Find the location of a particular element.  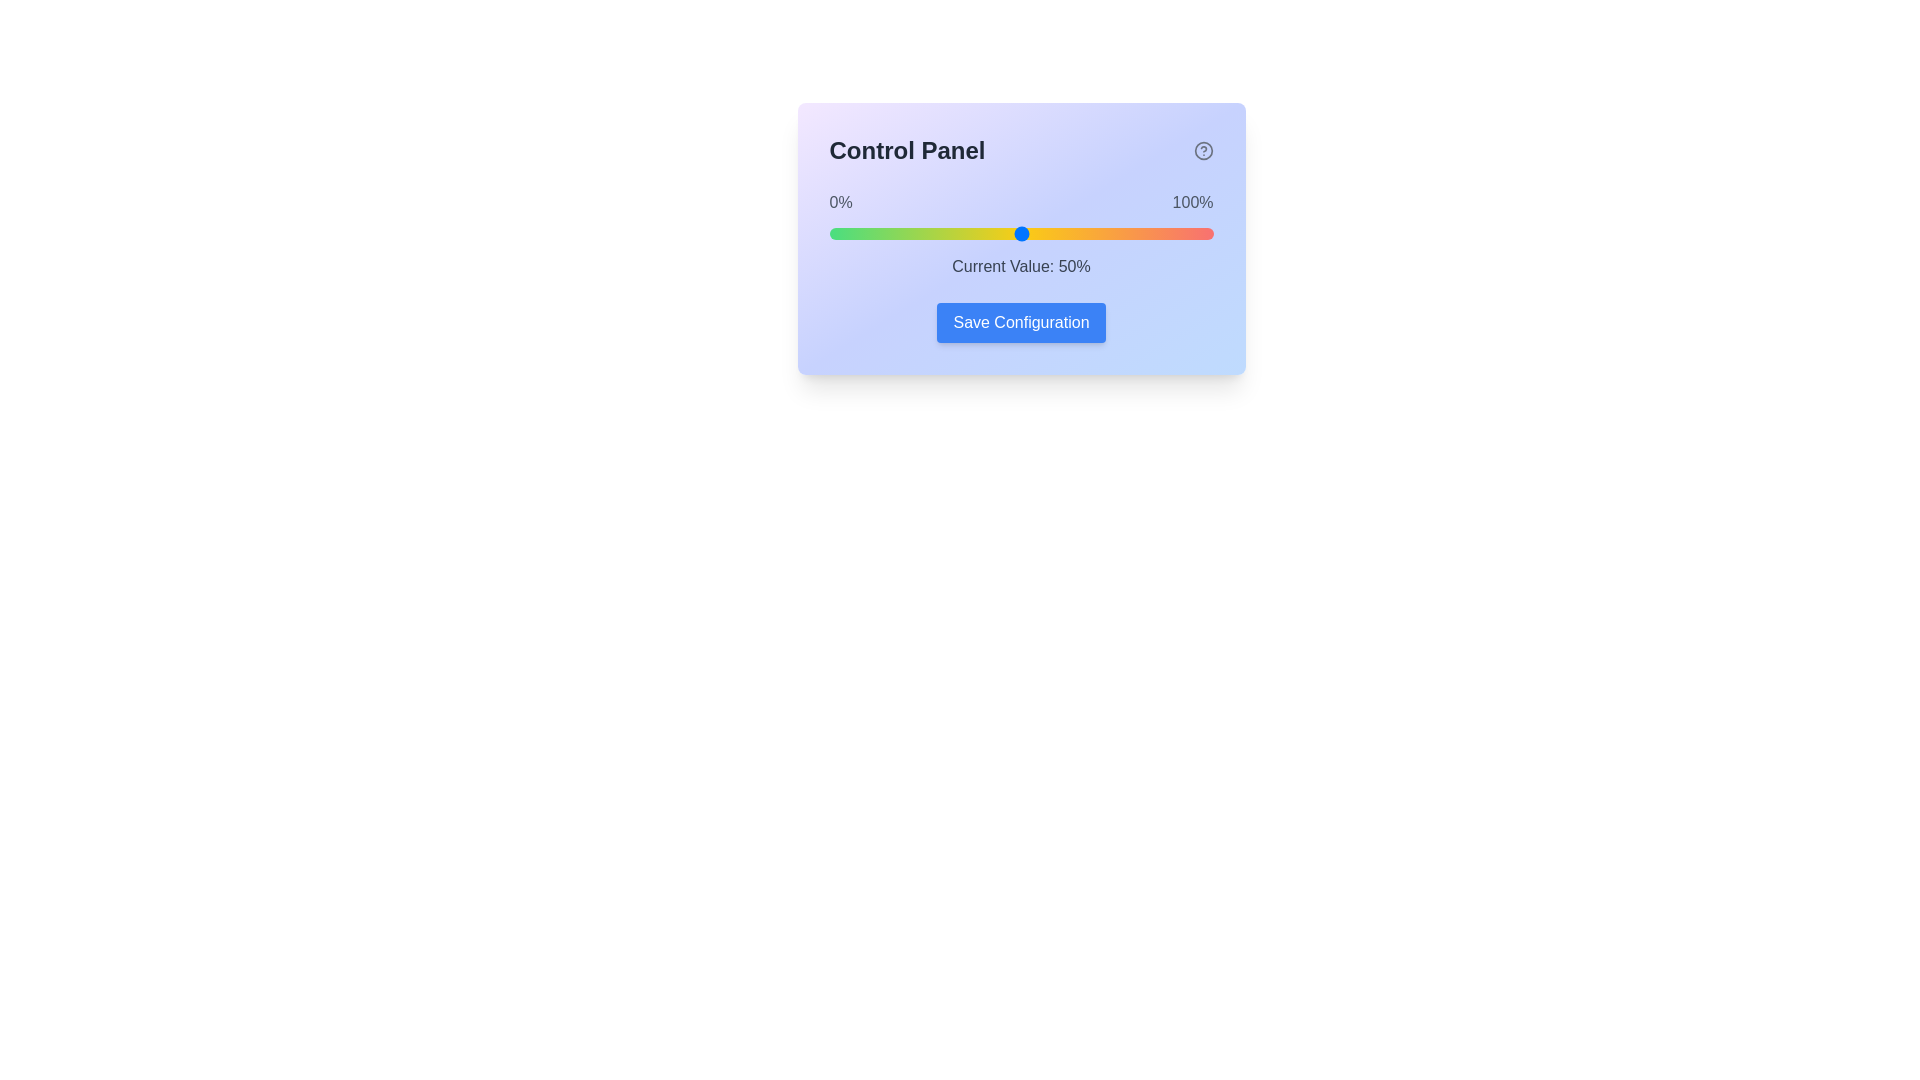

the slider to set the value to 69% is located at coordinates (1093, 233).